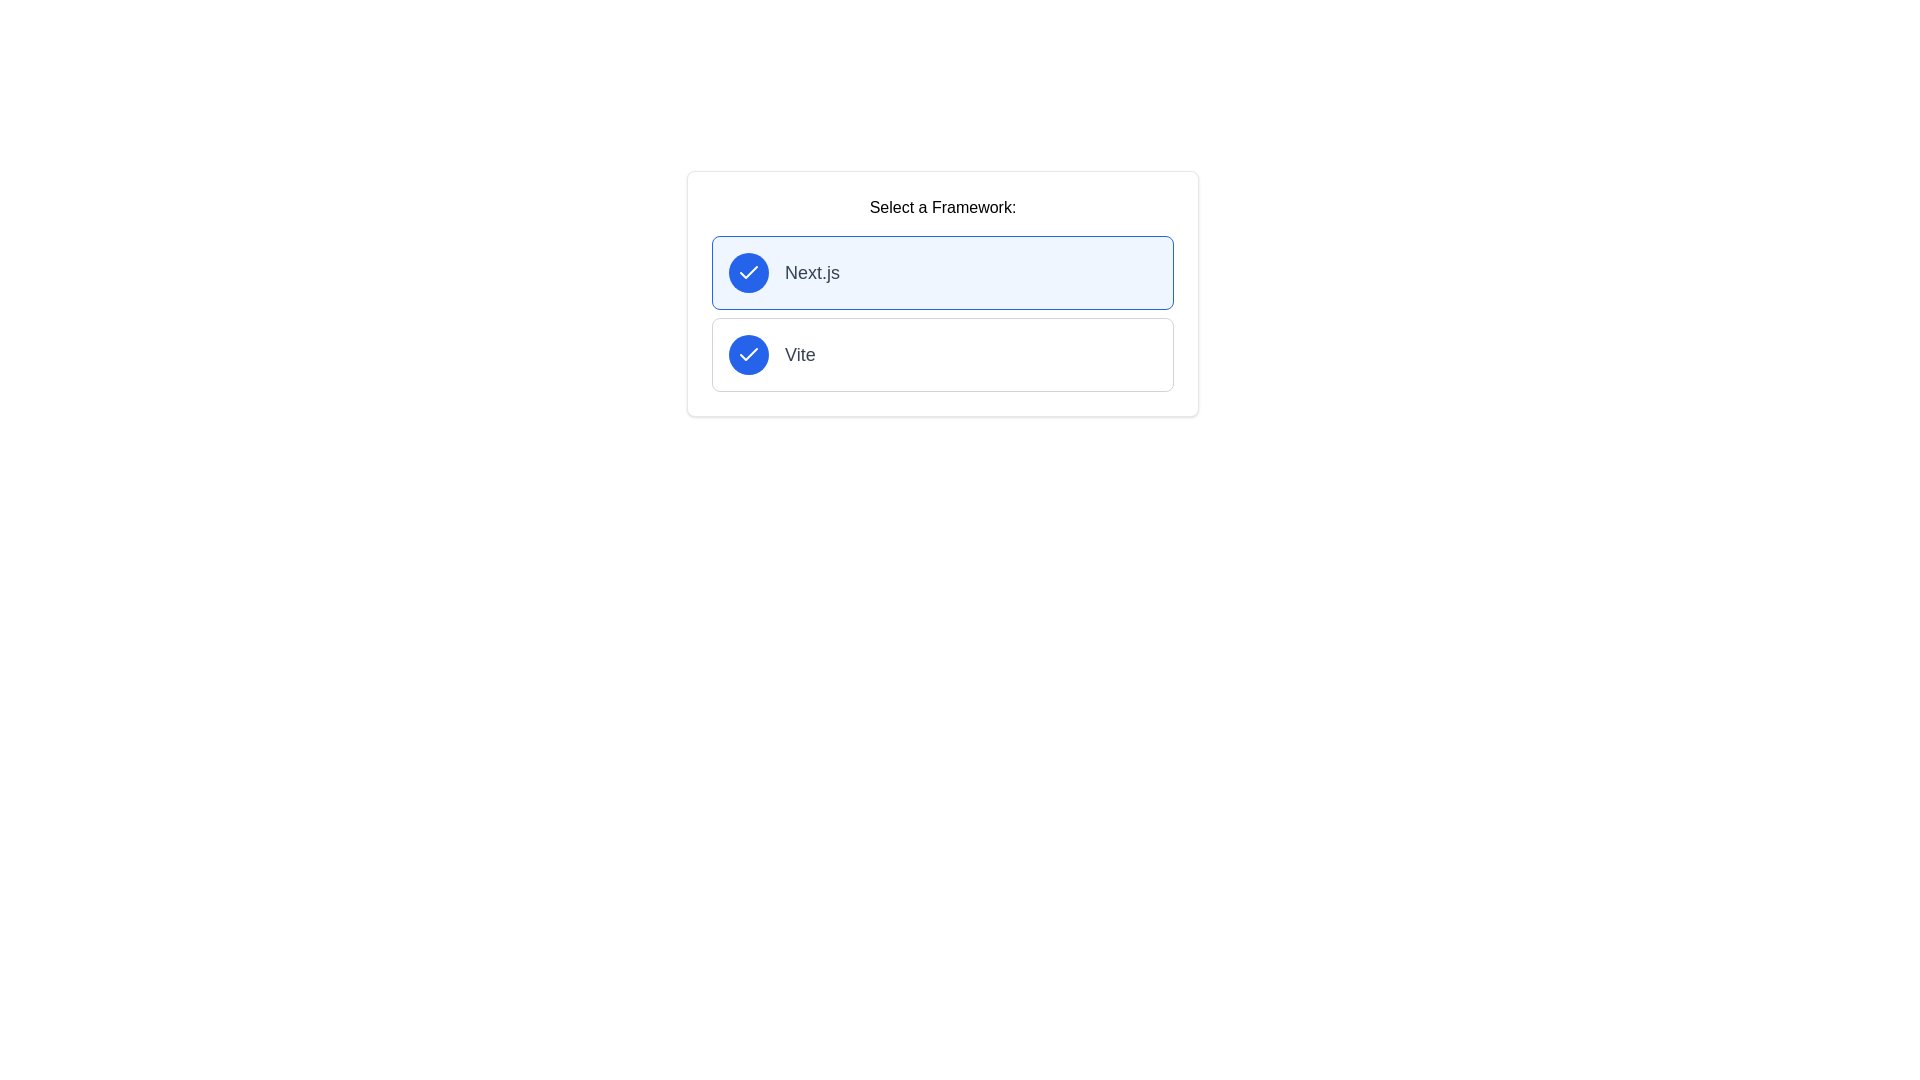 This screenshot has height=1080, width=1920. I want to click on the checkmark icon within the blue circular background, which serves as a confirmation indicator, located to the left of the 'Vite' option in the vertical list of framework options, so click(747, 273).